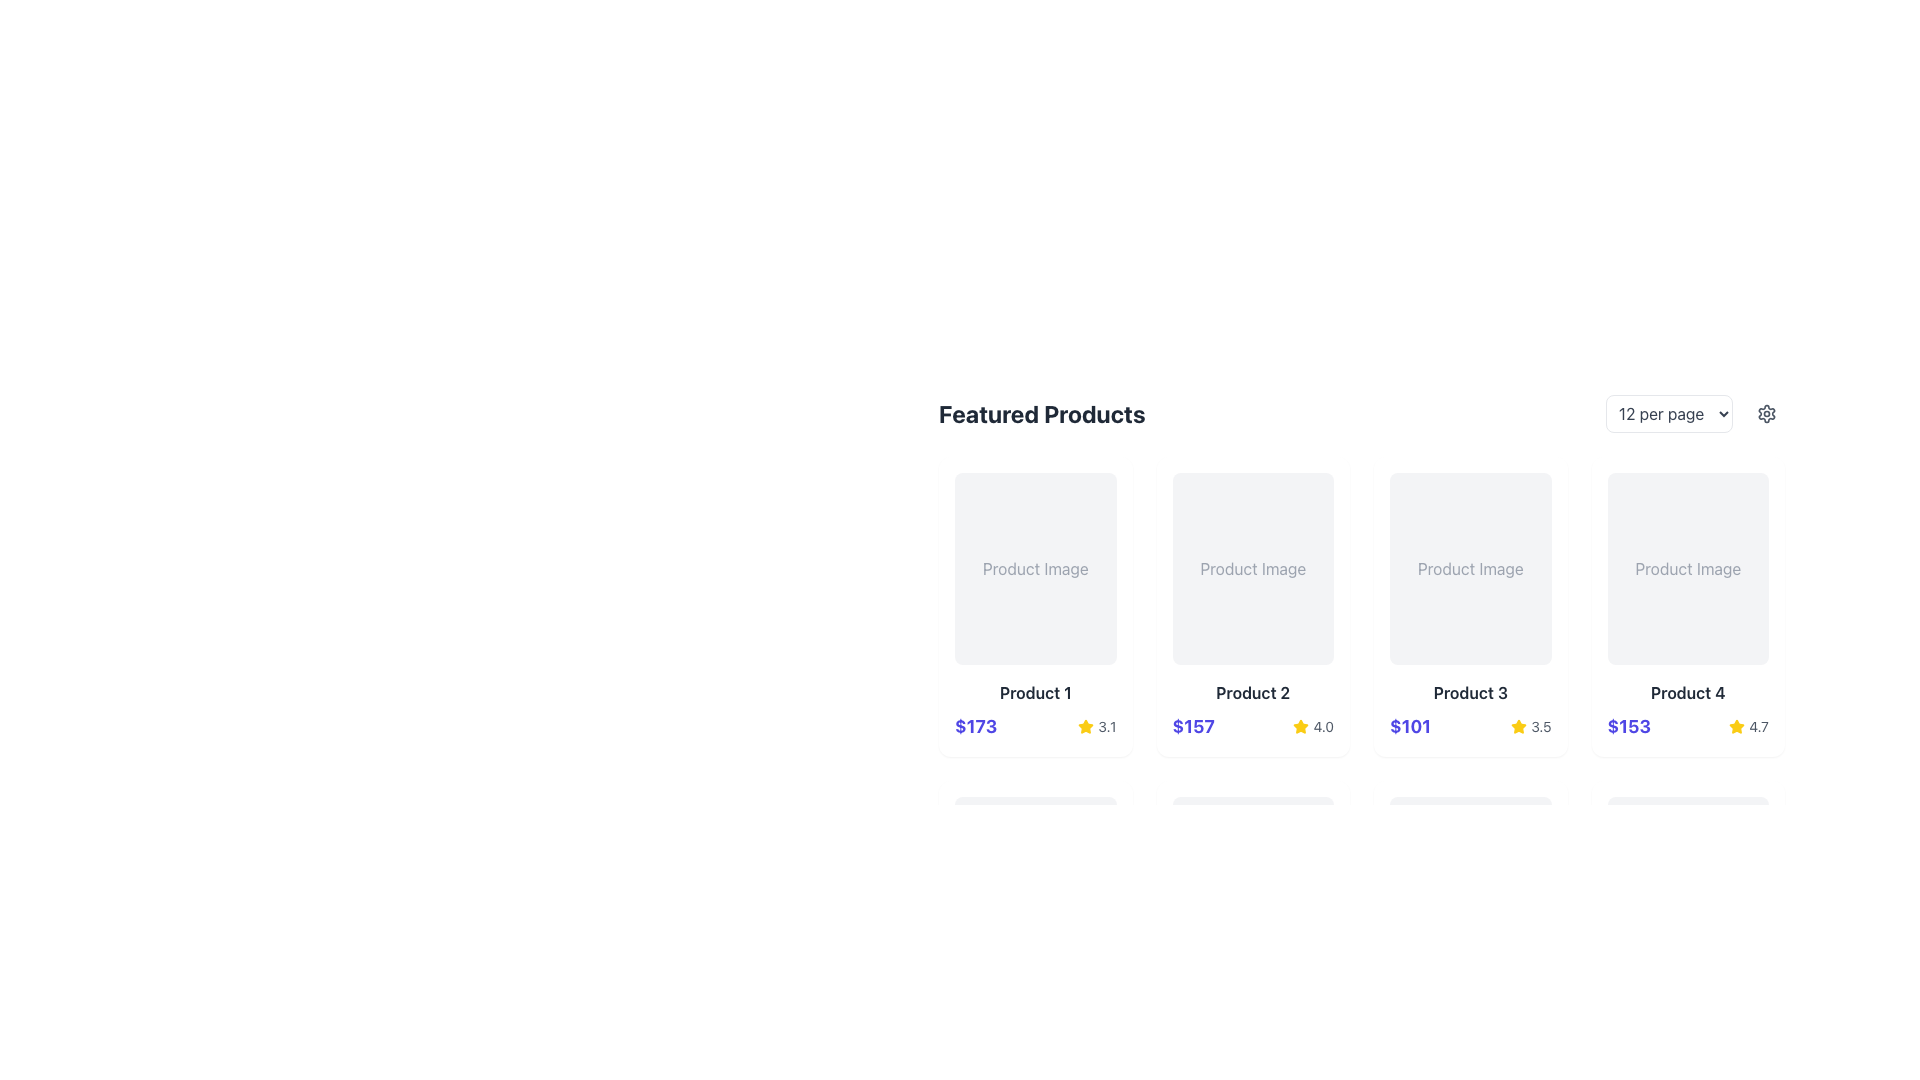 The height and width of the screenshot is (1080, 1920). I want to click on rating value of 4.0 displayed in small grey text next to the yellow star icon in the Product 2 card within the 'Featured Products' section, so click(1323, 726).